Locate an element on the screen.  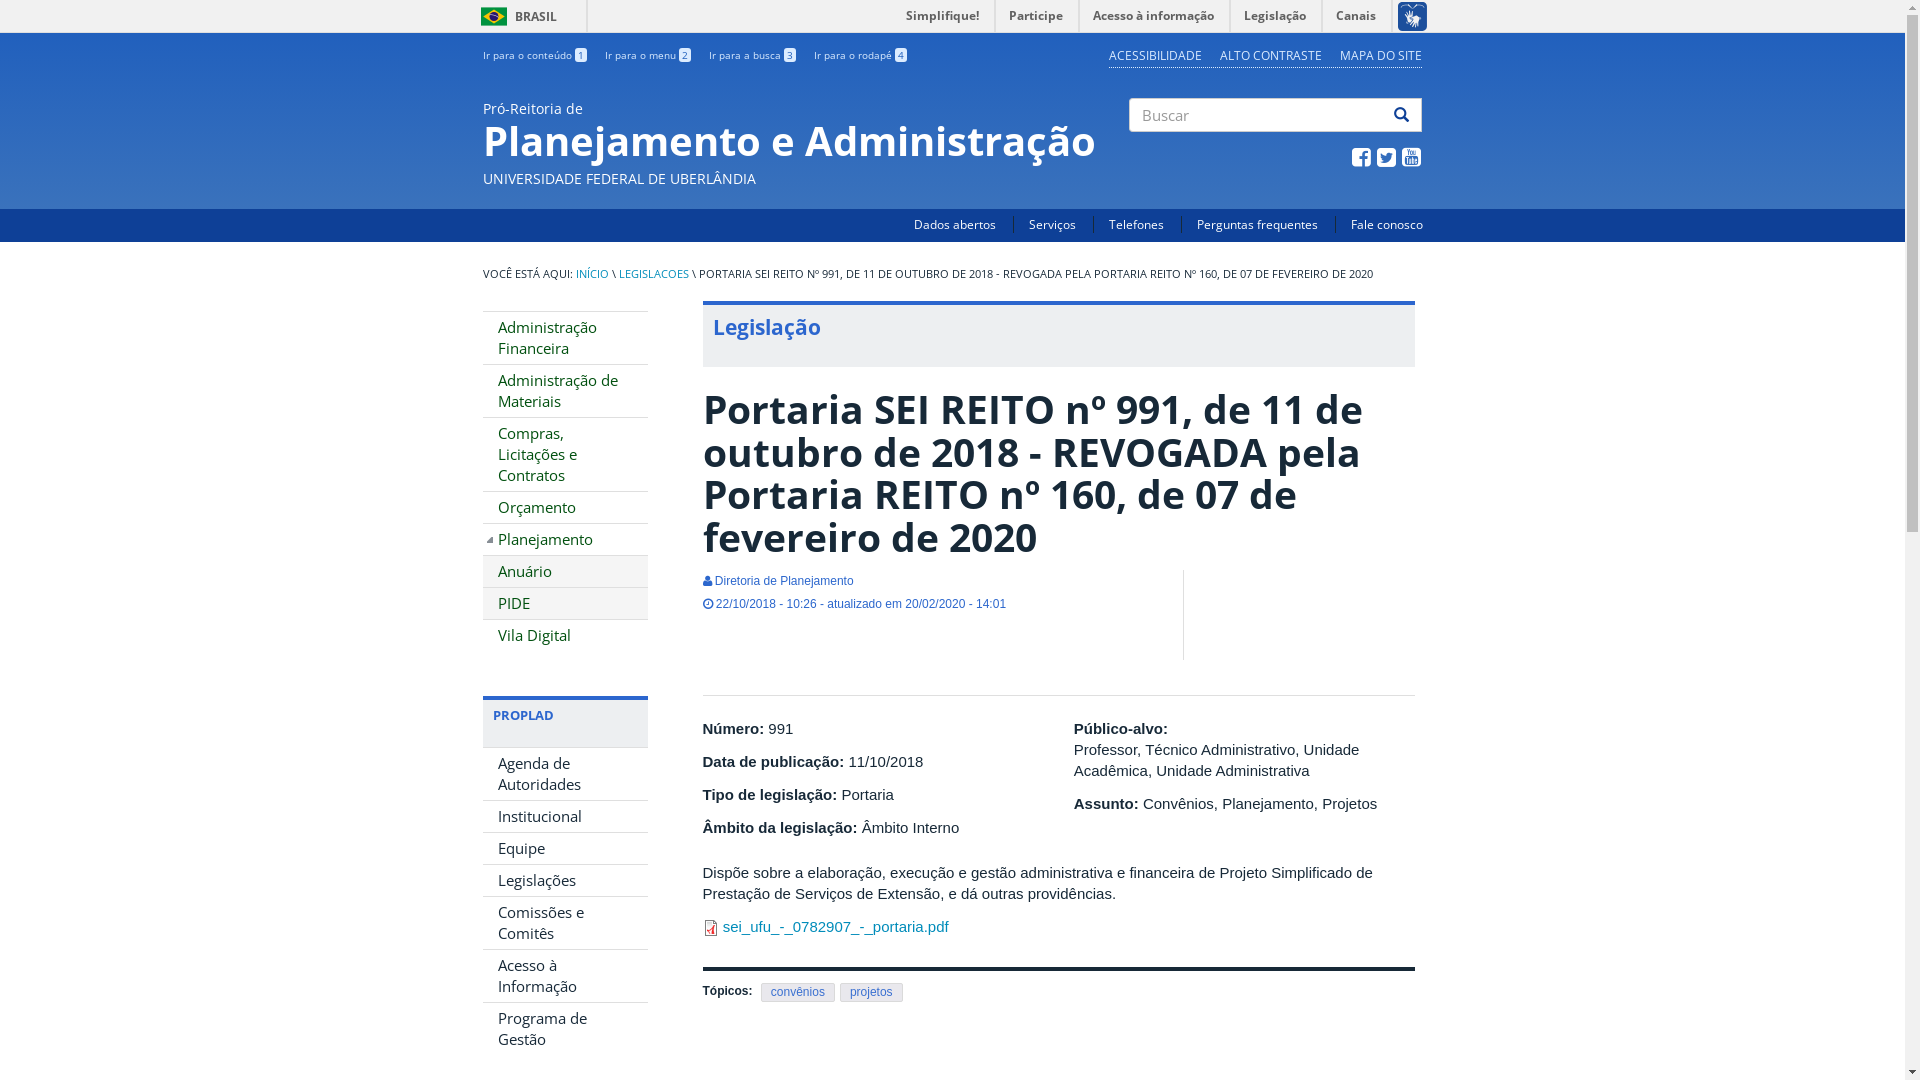
'Fale conosco' is located at coordinates (1385, 224).